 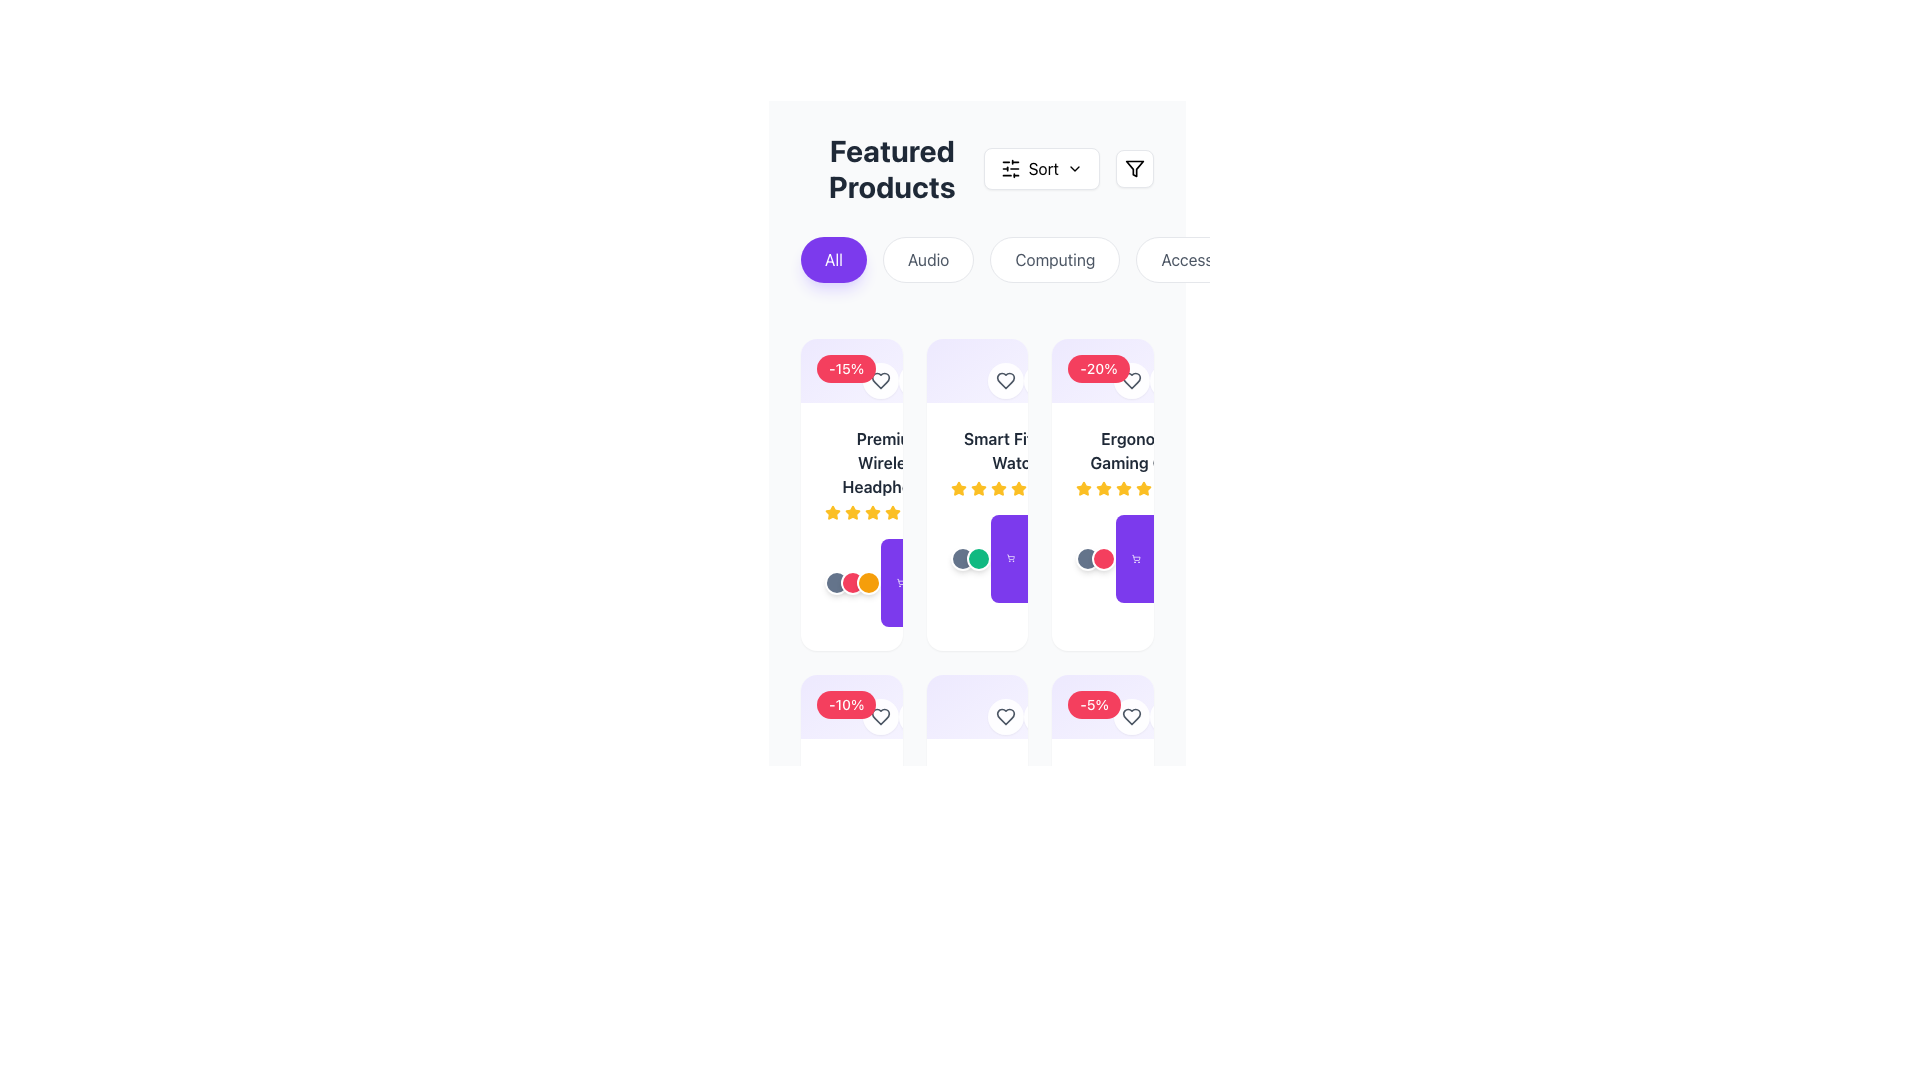 What do you see at coordinates (927, 258) in the screenshot?
I see `the 'Audio' button, which has rounded corners, a gray font, a white background with a gray border, located under the 'Featured Products' section, between the 'All' and 'Computing' buttons` at bounding box center [927, 258].